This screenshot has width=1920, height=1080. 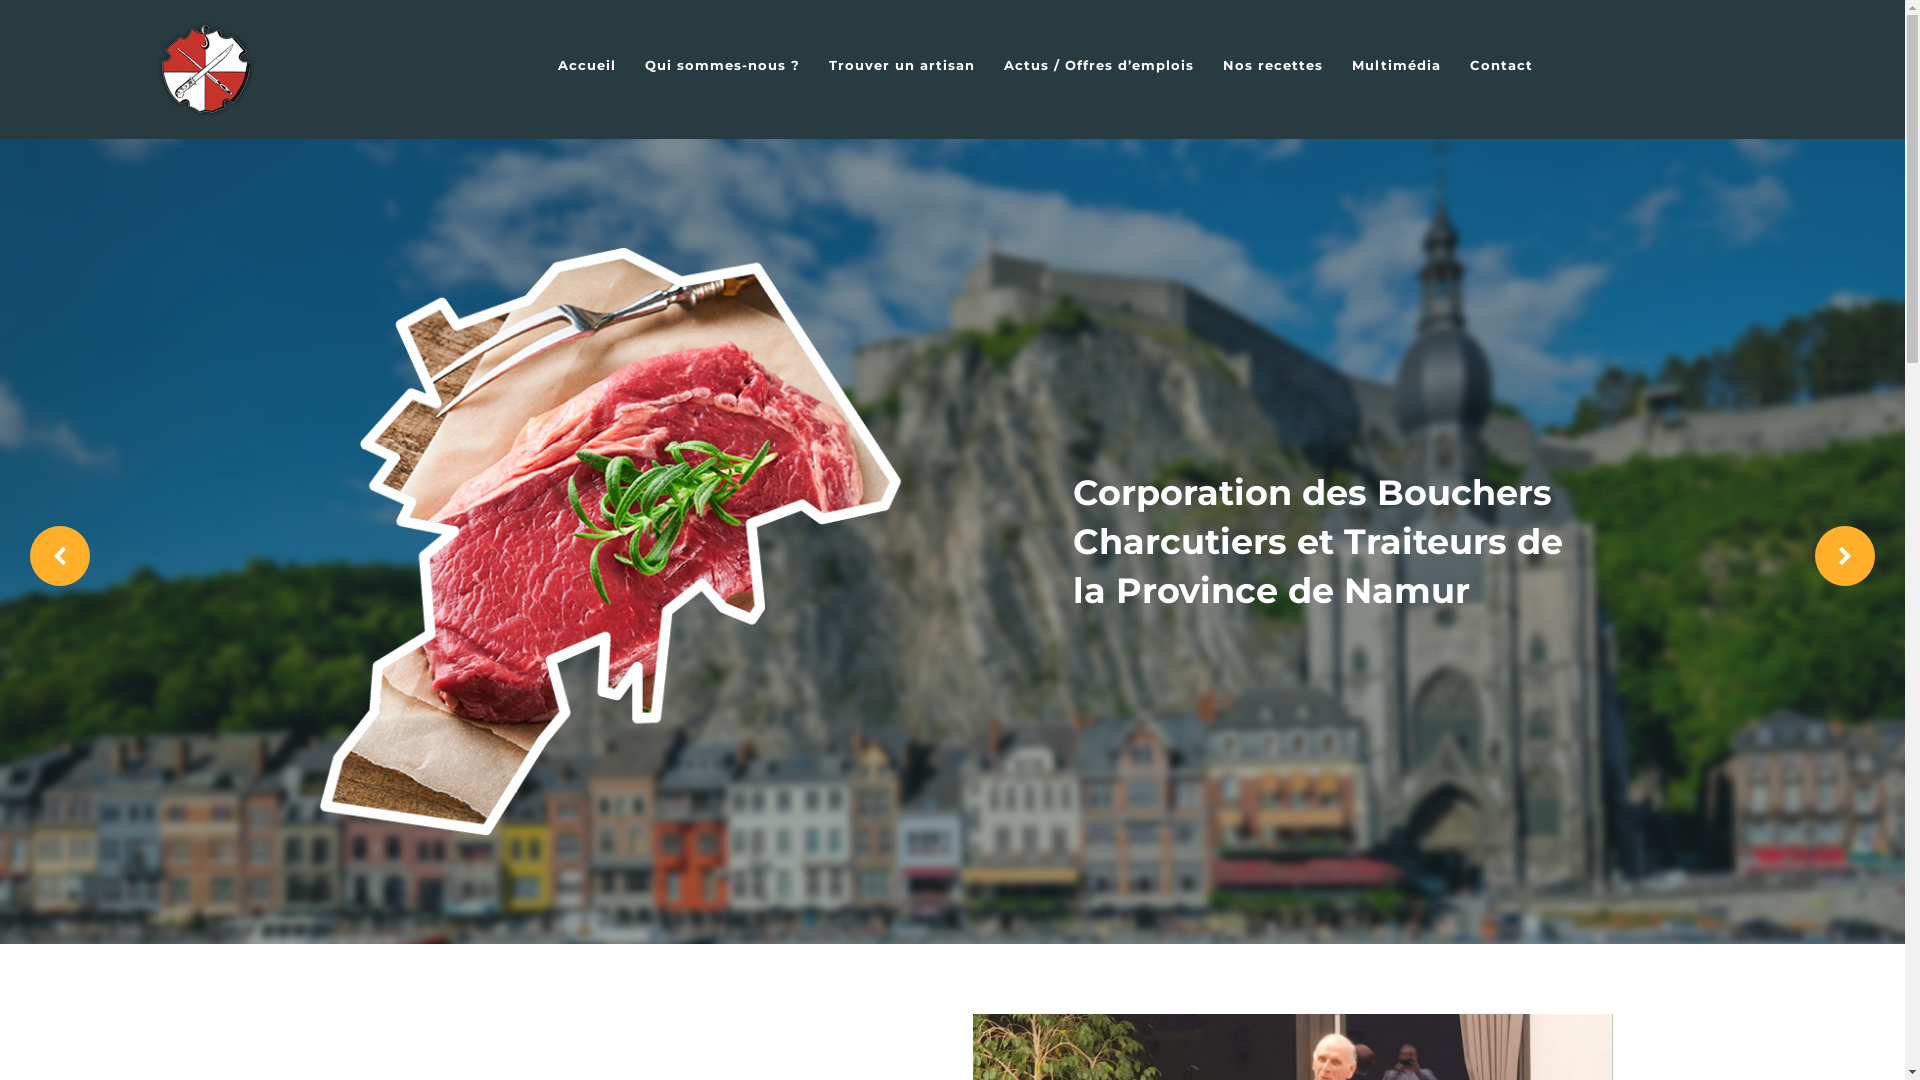 I want to click on 'Qui sommes-nous ?', so click(x=721, y=64).